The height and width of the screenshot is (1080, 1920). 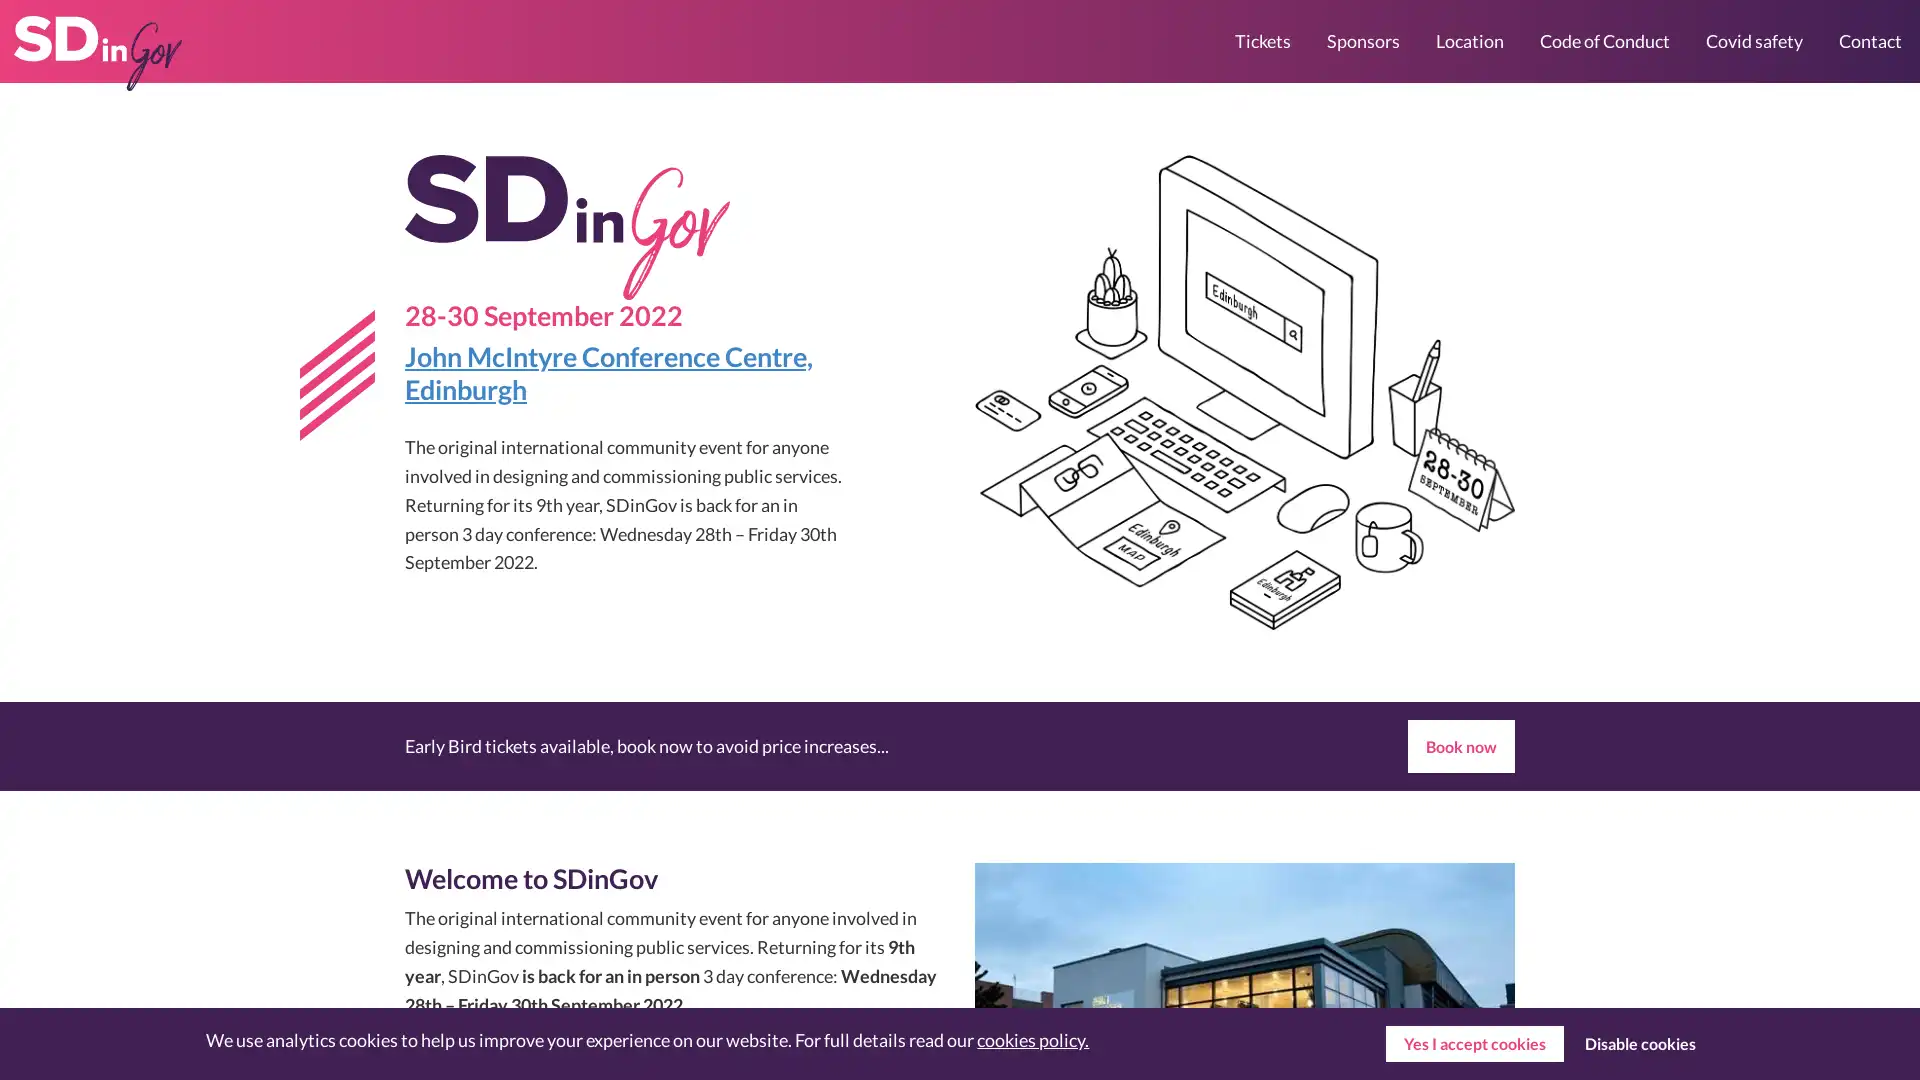 I want to click on Yes I accept cookies, so click(x=1473, y=1043).